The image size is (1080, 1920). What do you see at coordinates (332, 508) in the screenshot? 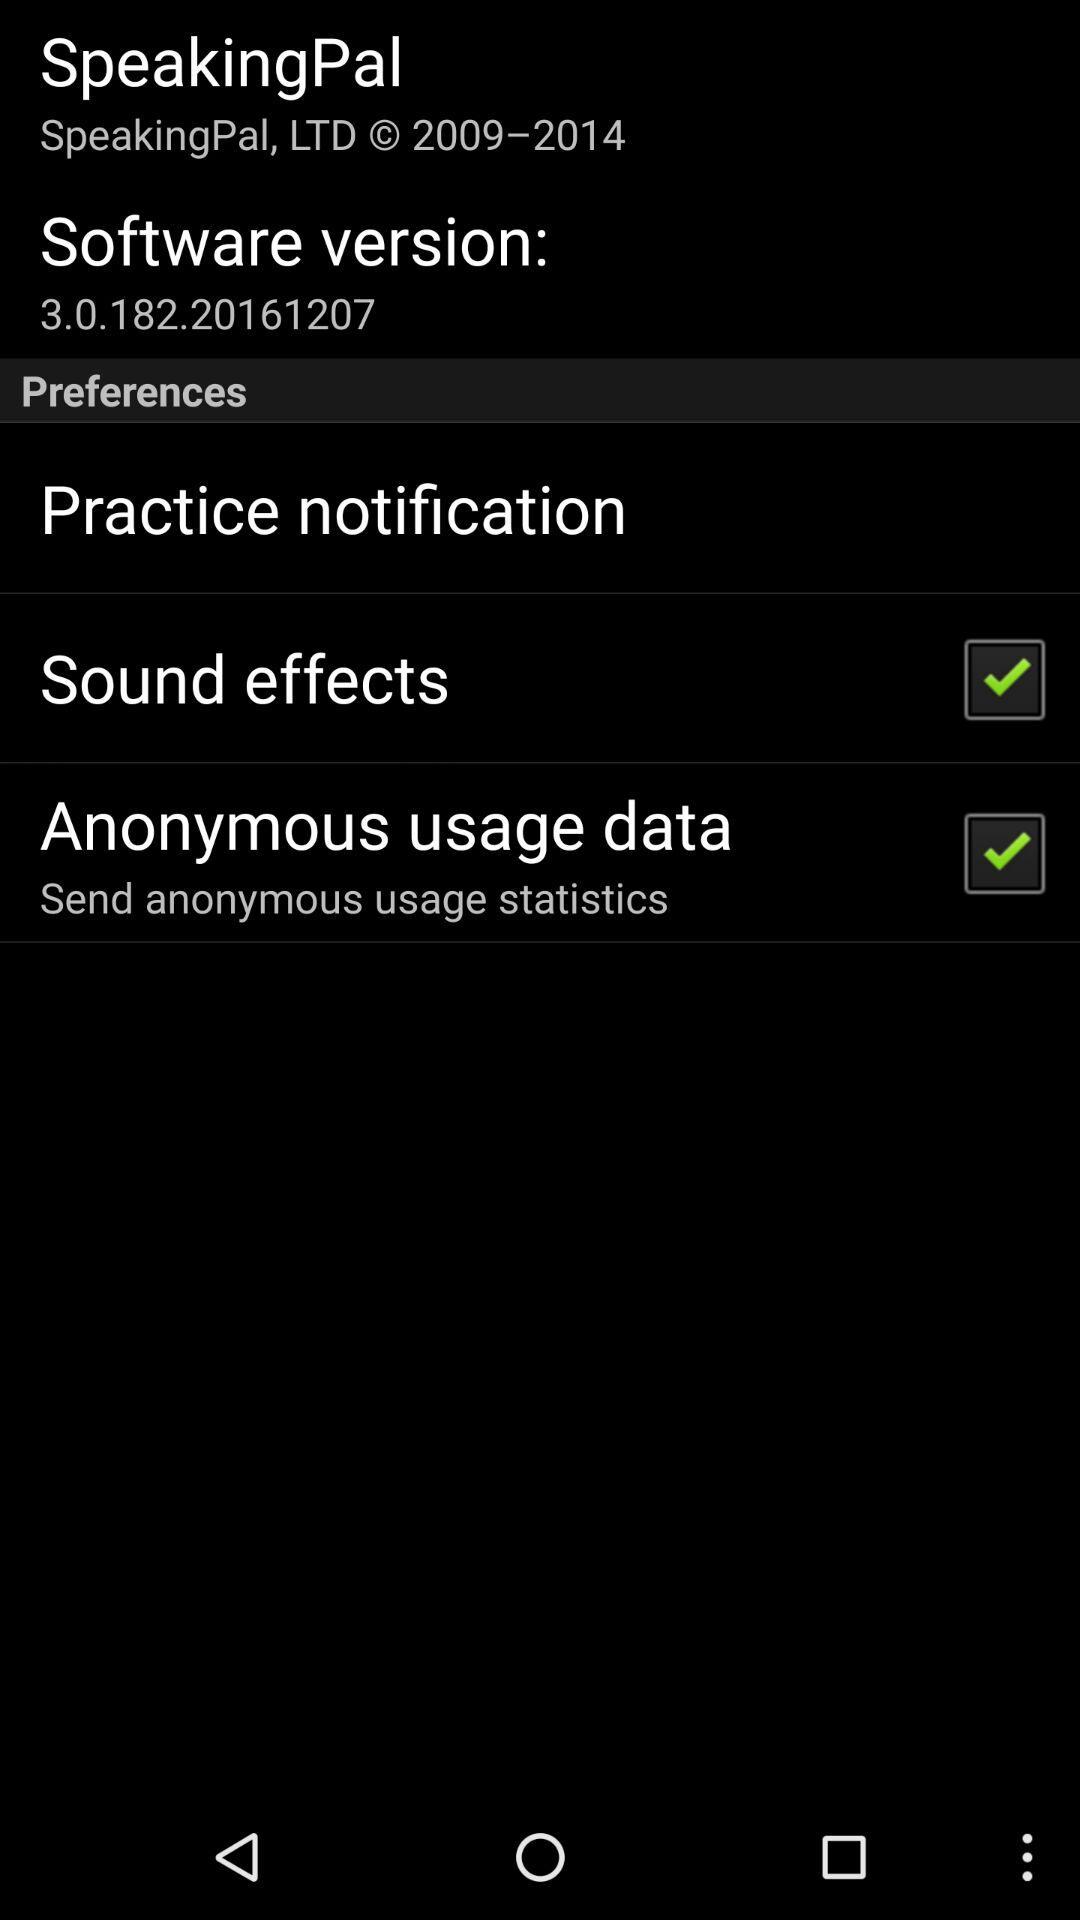
I see `practice notification icon` at bounding box center [332, 508].